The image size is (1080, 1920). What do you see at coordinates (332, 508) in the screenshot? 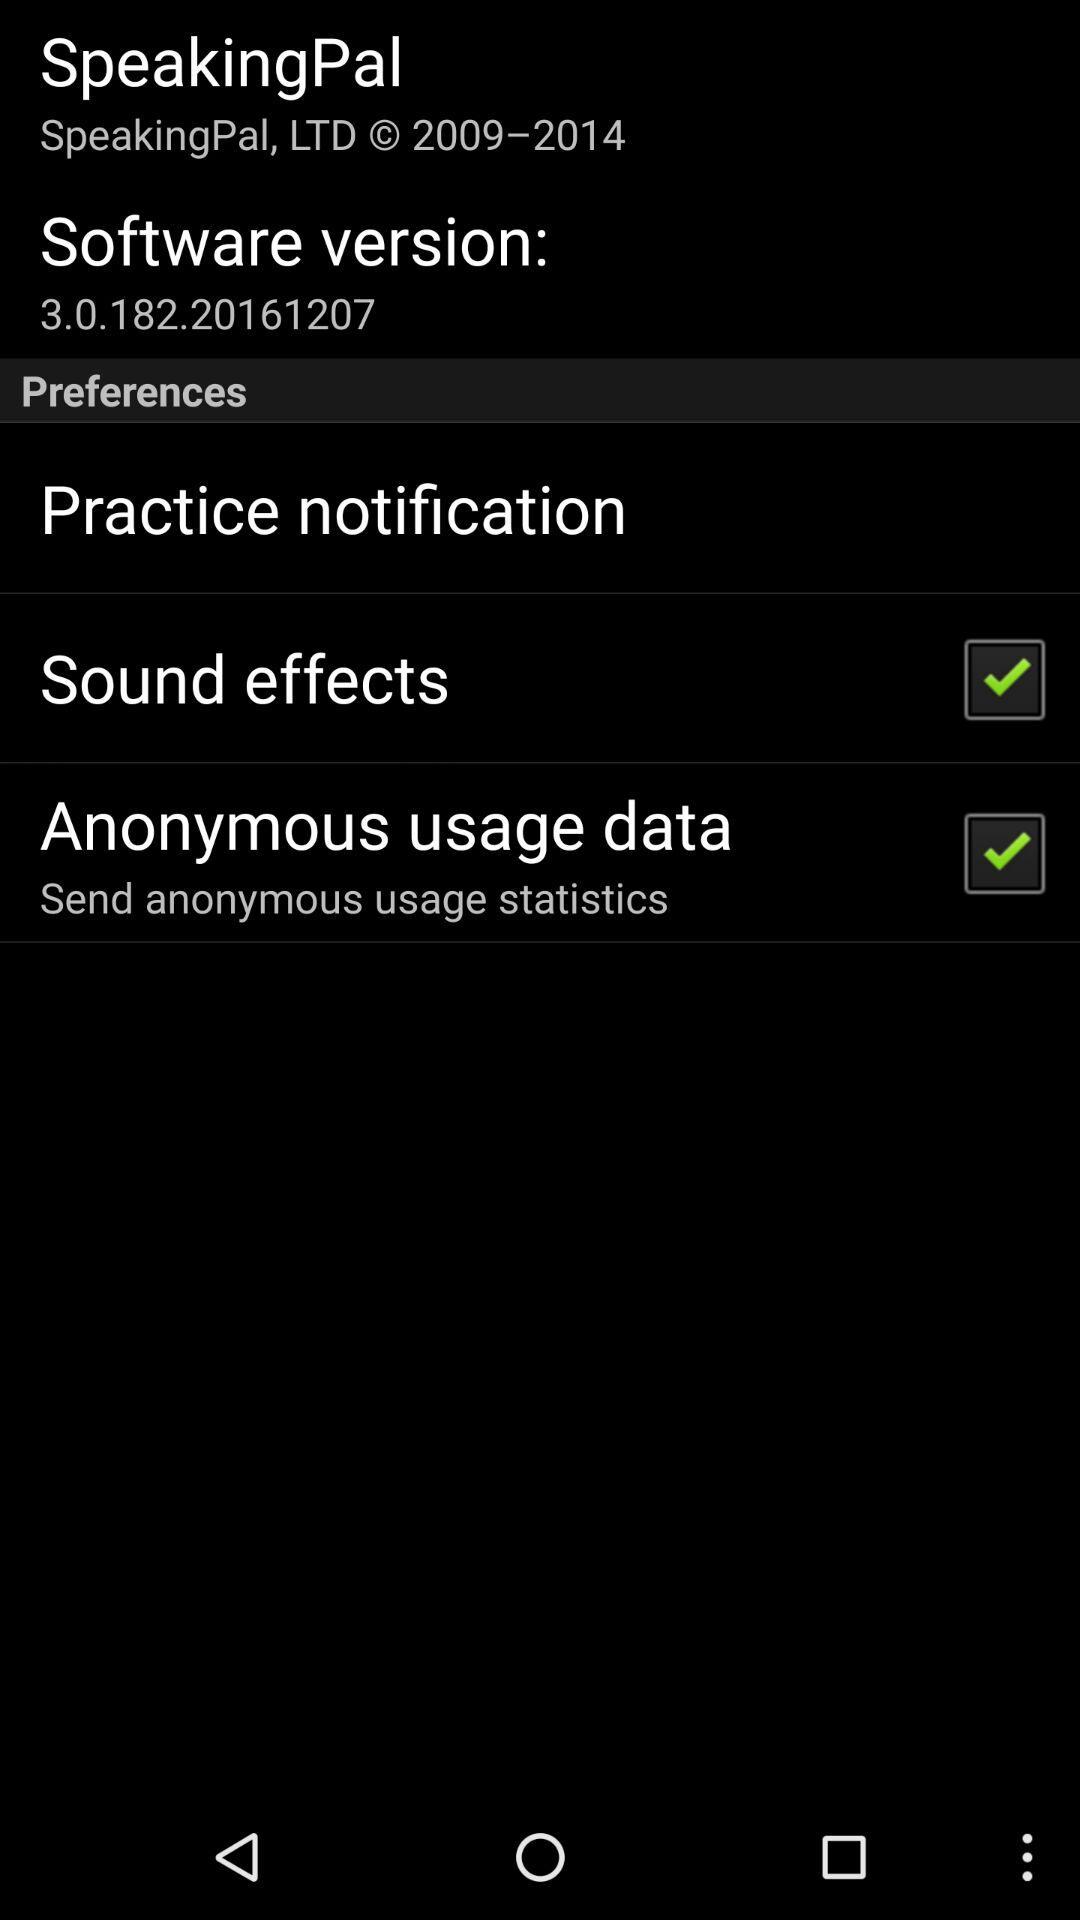
I see `practice notification icon` at bounding box center [332, 508].